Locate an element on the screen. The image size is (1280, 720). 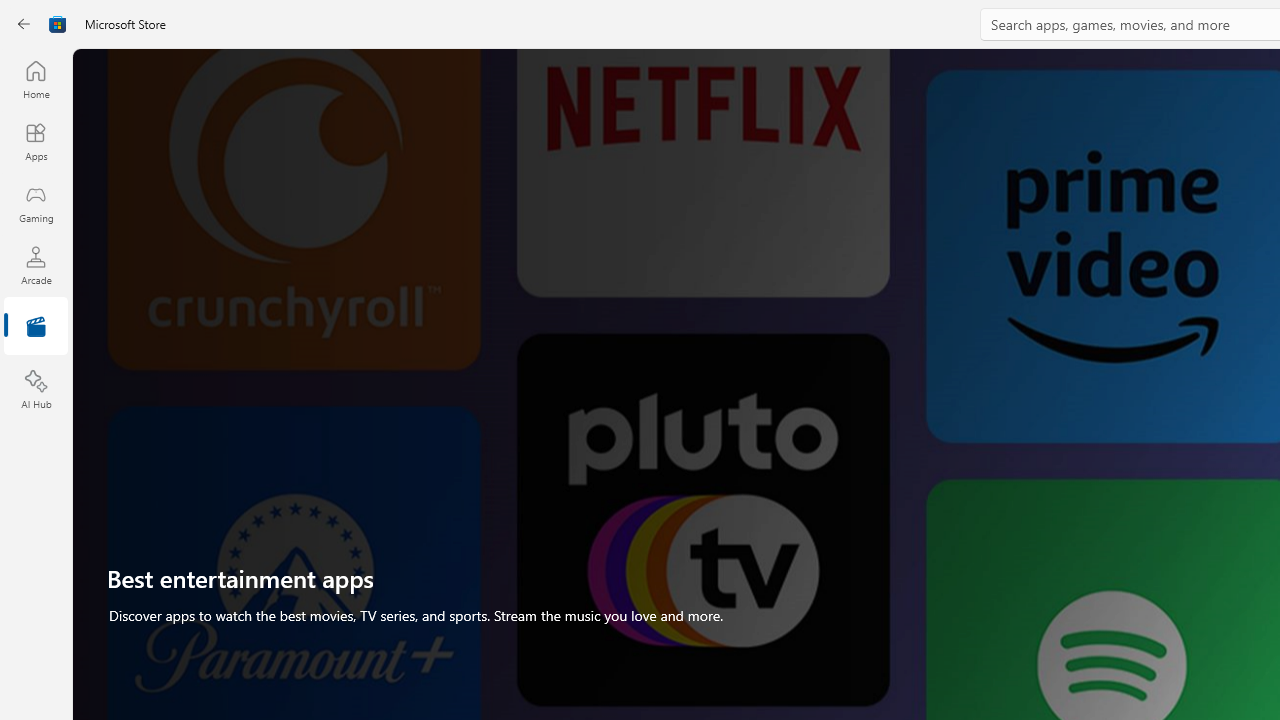
'AI Hub' is located at coordinates (35, 390).